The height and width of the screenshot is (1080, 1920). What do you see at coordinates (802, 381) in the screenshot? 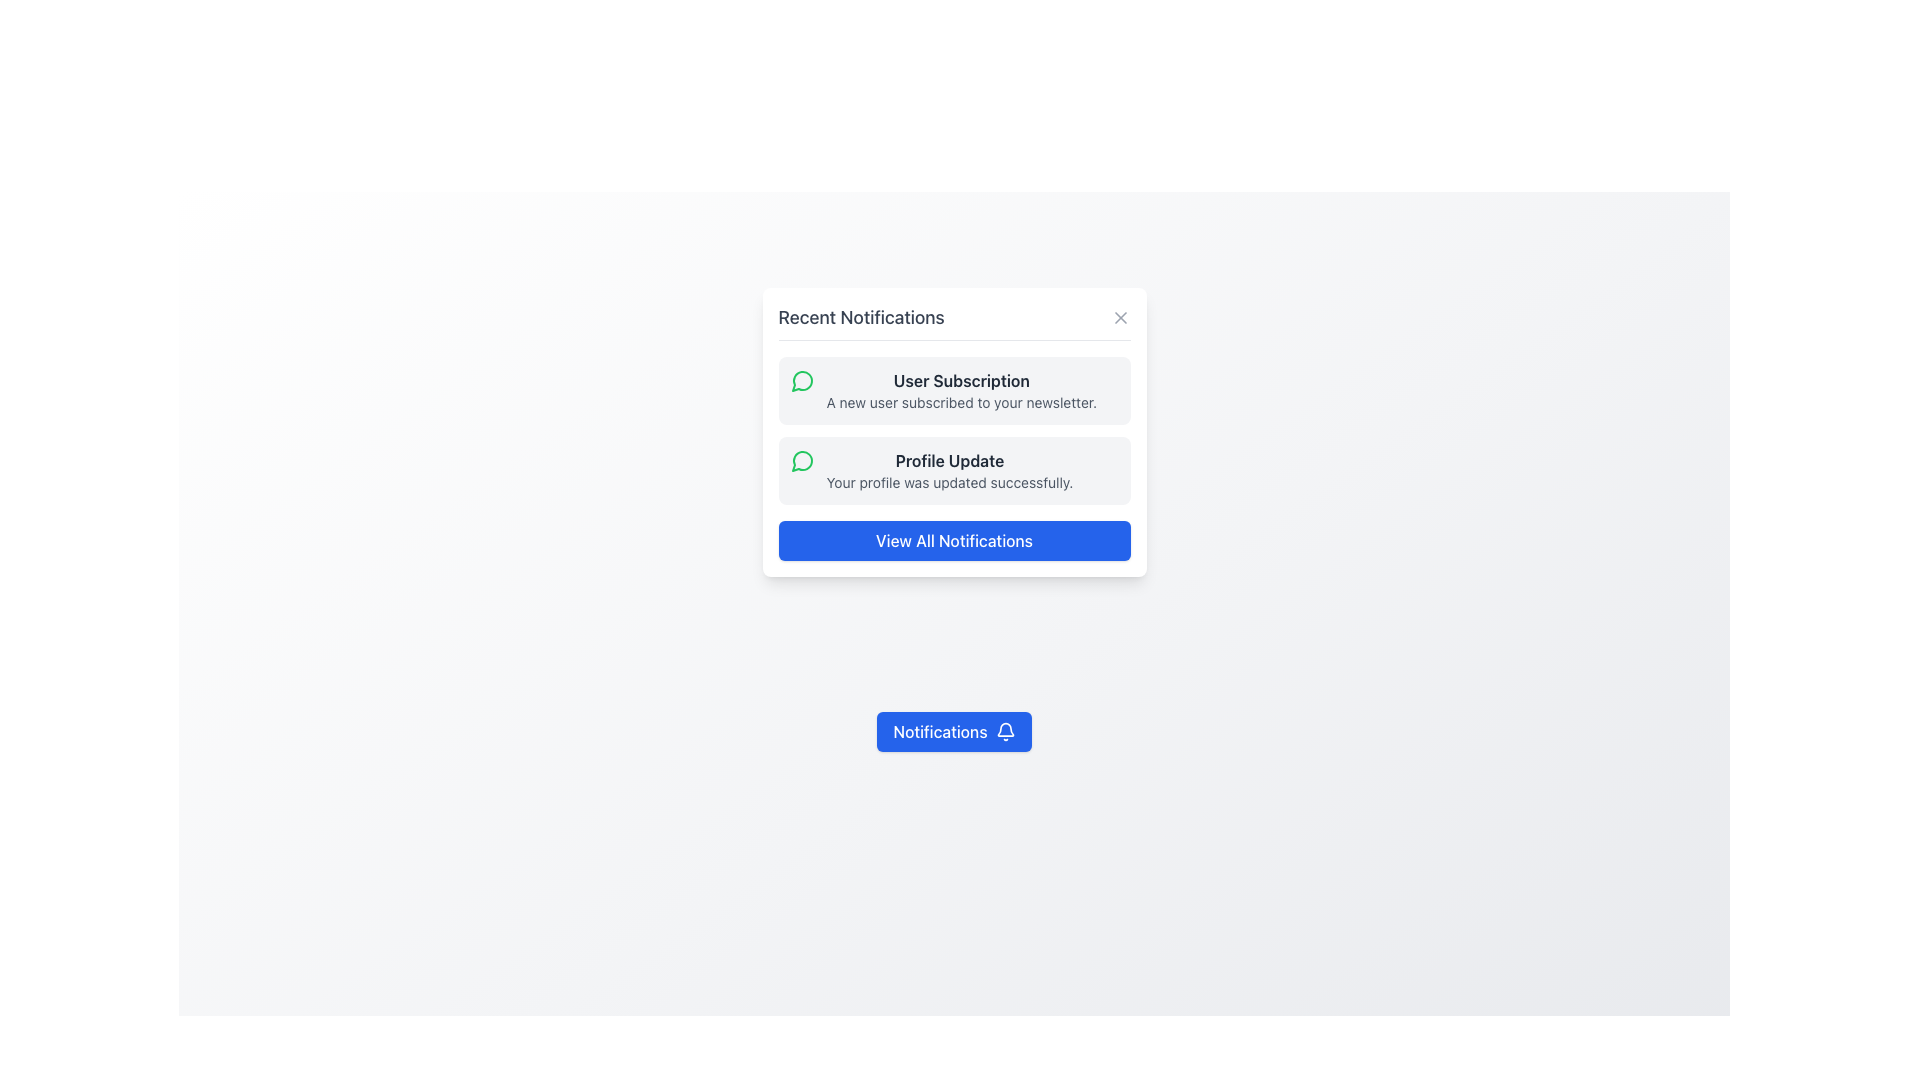
I see `the green circular speech bubble icon located to the left of the 'User Subscription' text in the notification card` at bounding box center [802, 381].